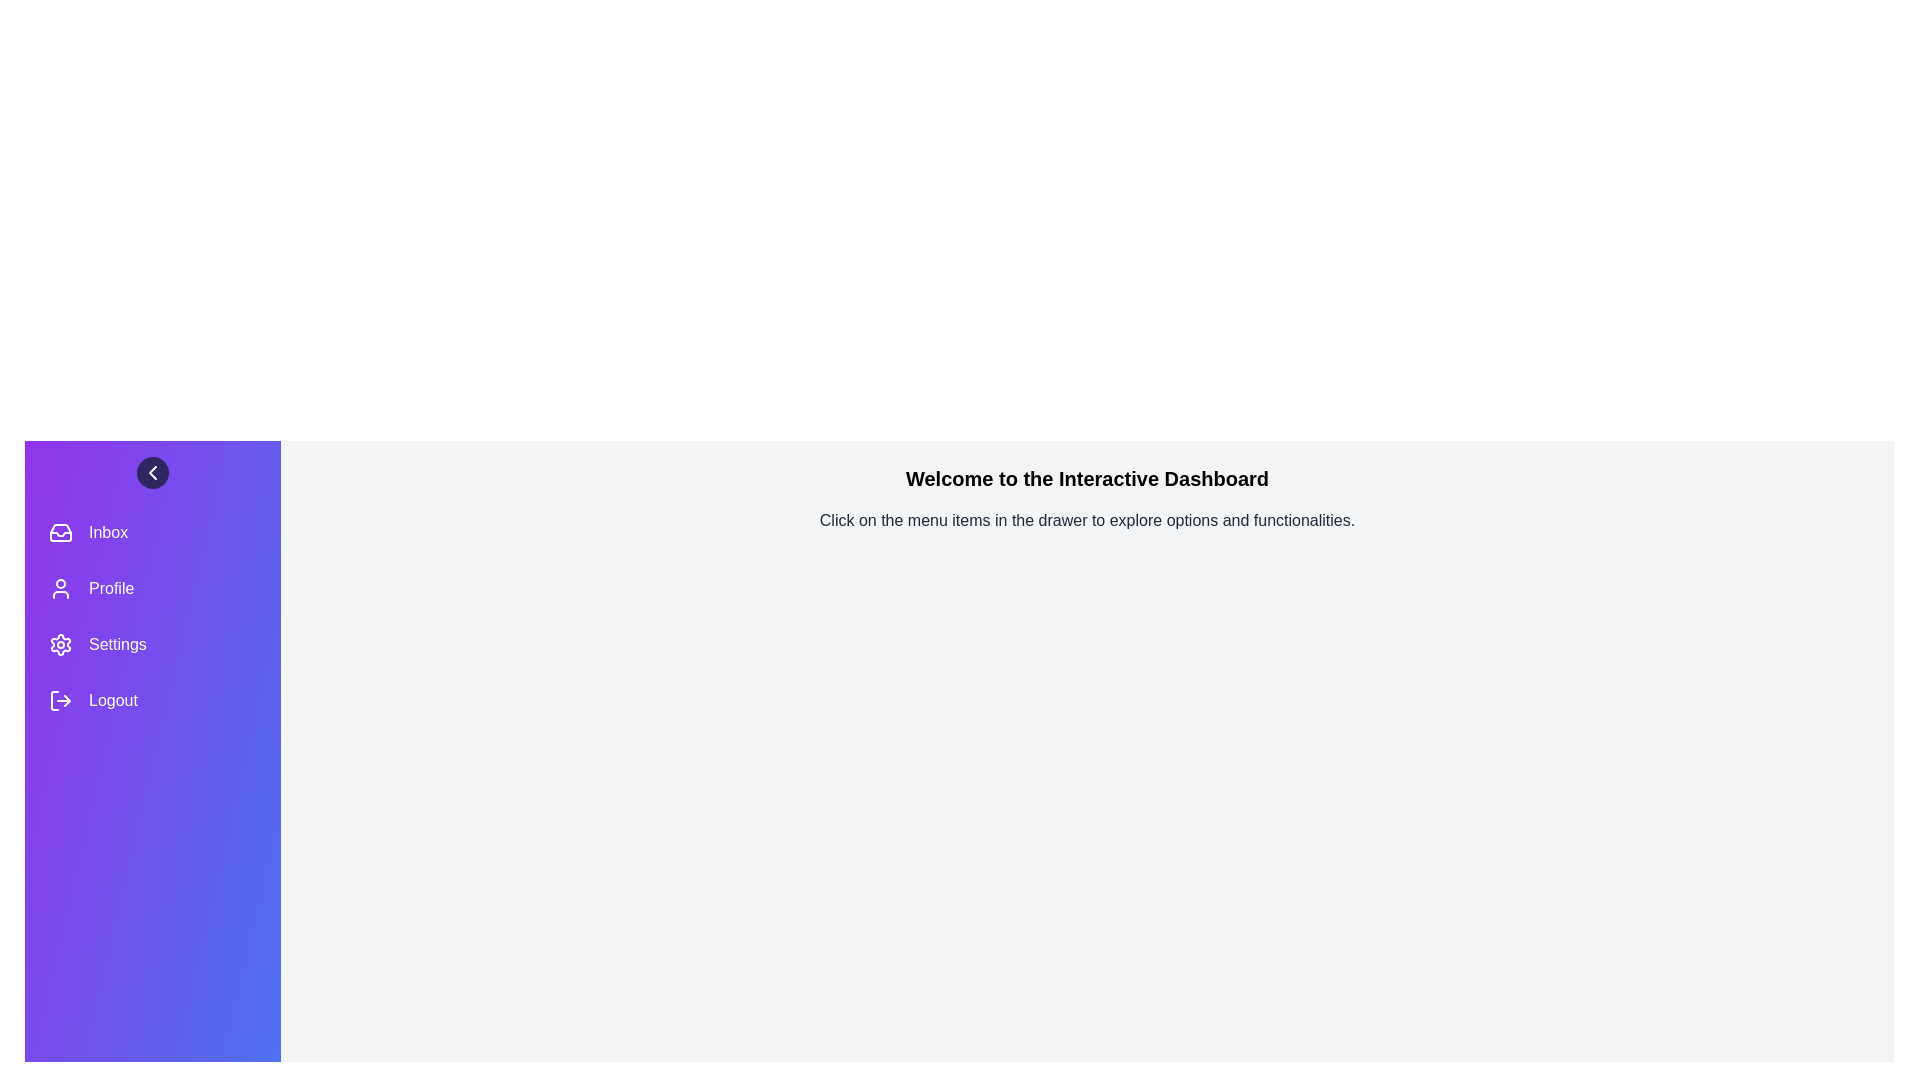  Describe the element at coordinates (152, 644) in the screenshot. I see `the menu item labeled Settings to observe its hover effect` at that location.